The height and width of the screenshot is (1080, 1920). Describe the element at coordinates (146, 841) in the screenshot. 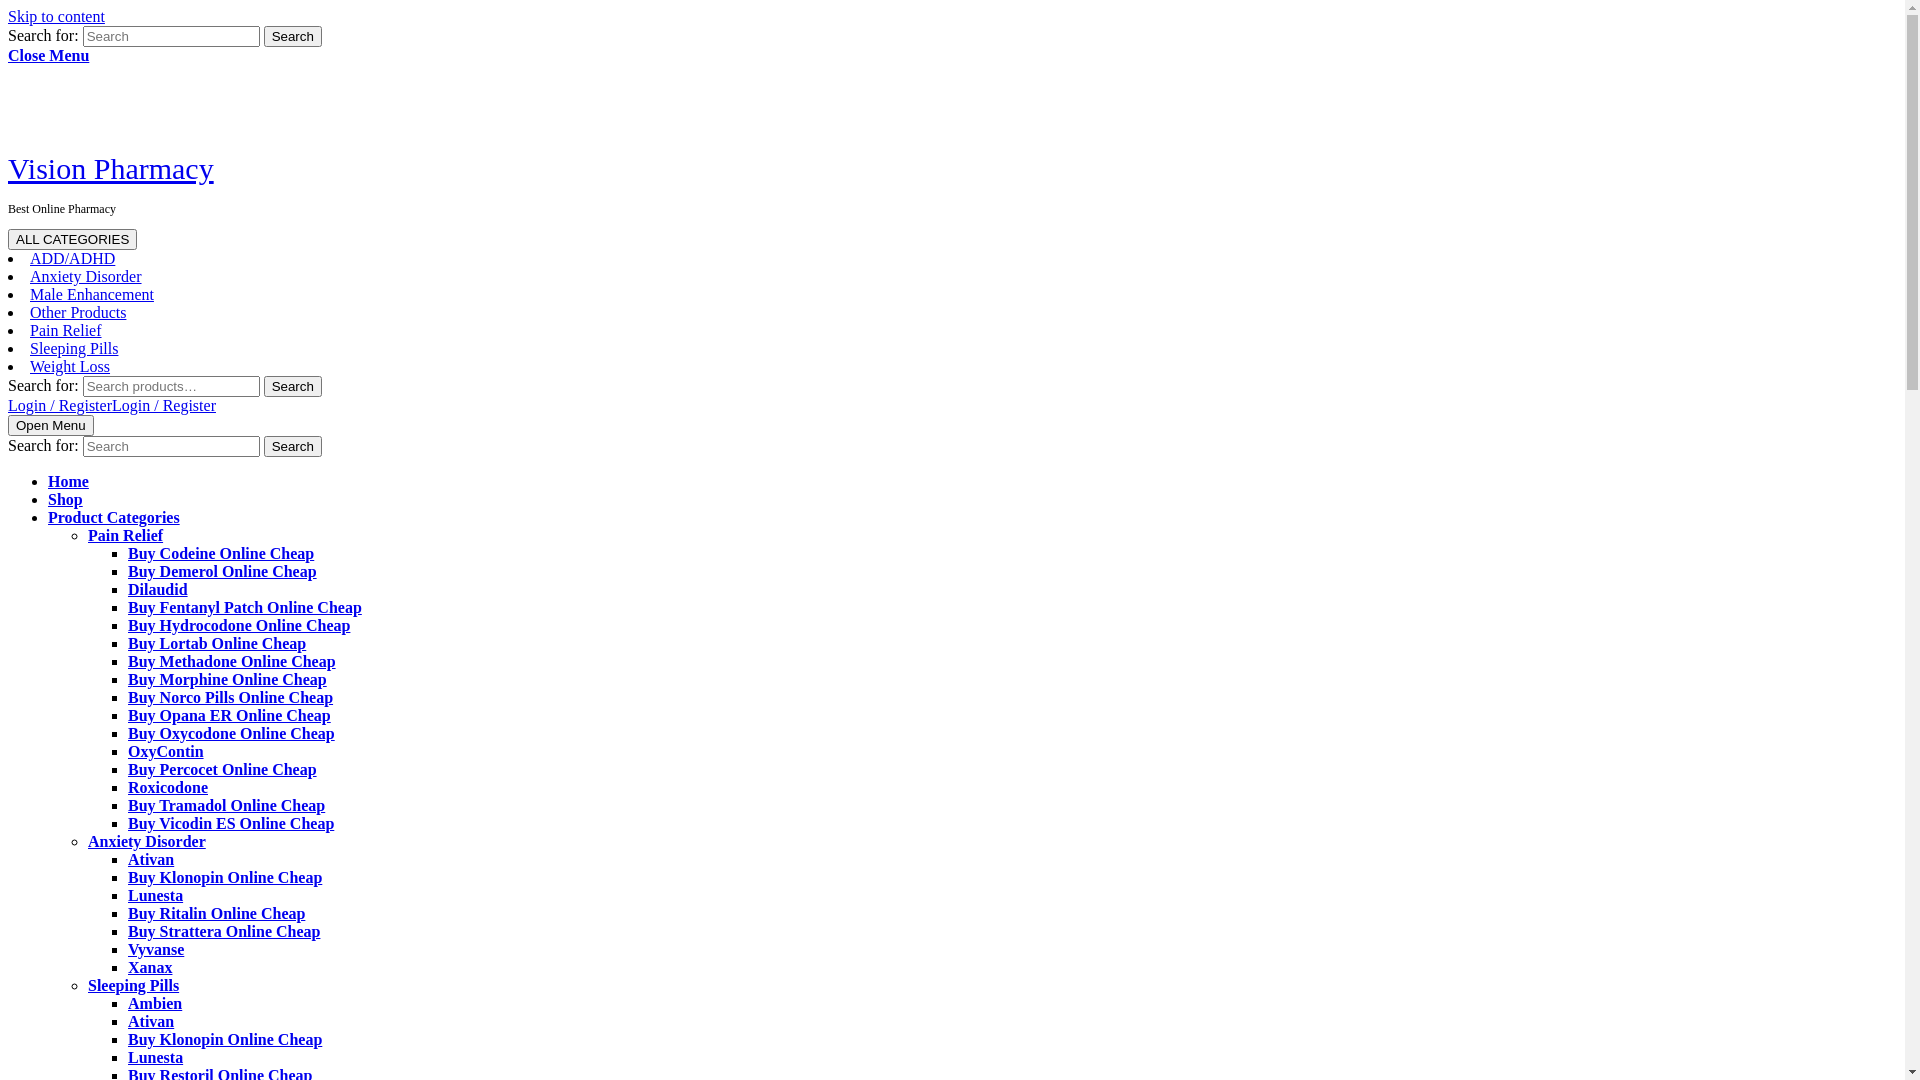

I see `'Anxiety Disorder'` at that location.